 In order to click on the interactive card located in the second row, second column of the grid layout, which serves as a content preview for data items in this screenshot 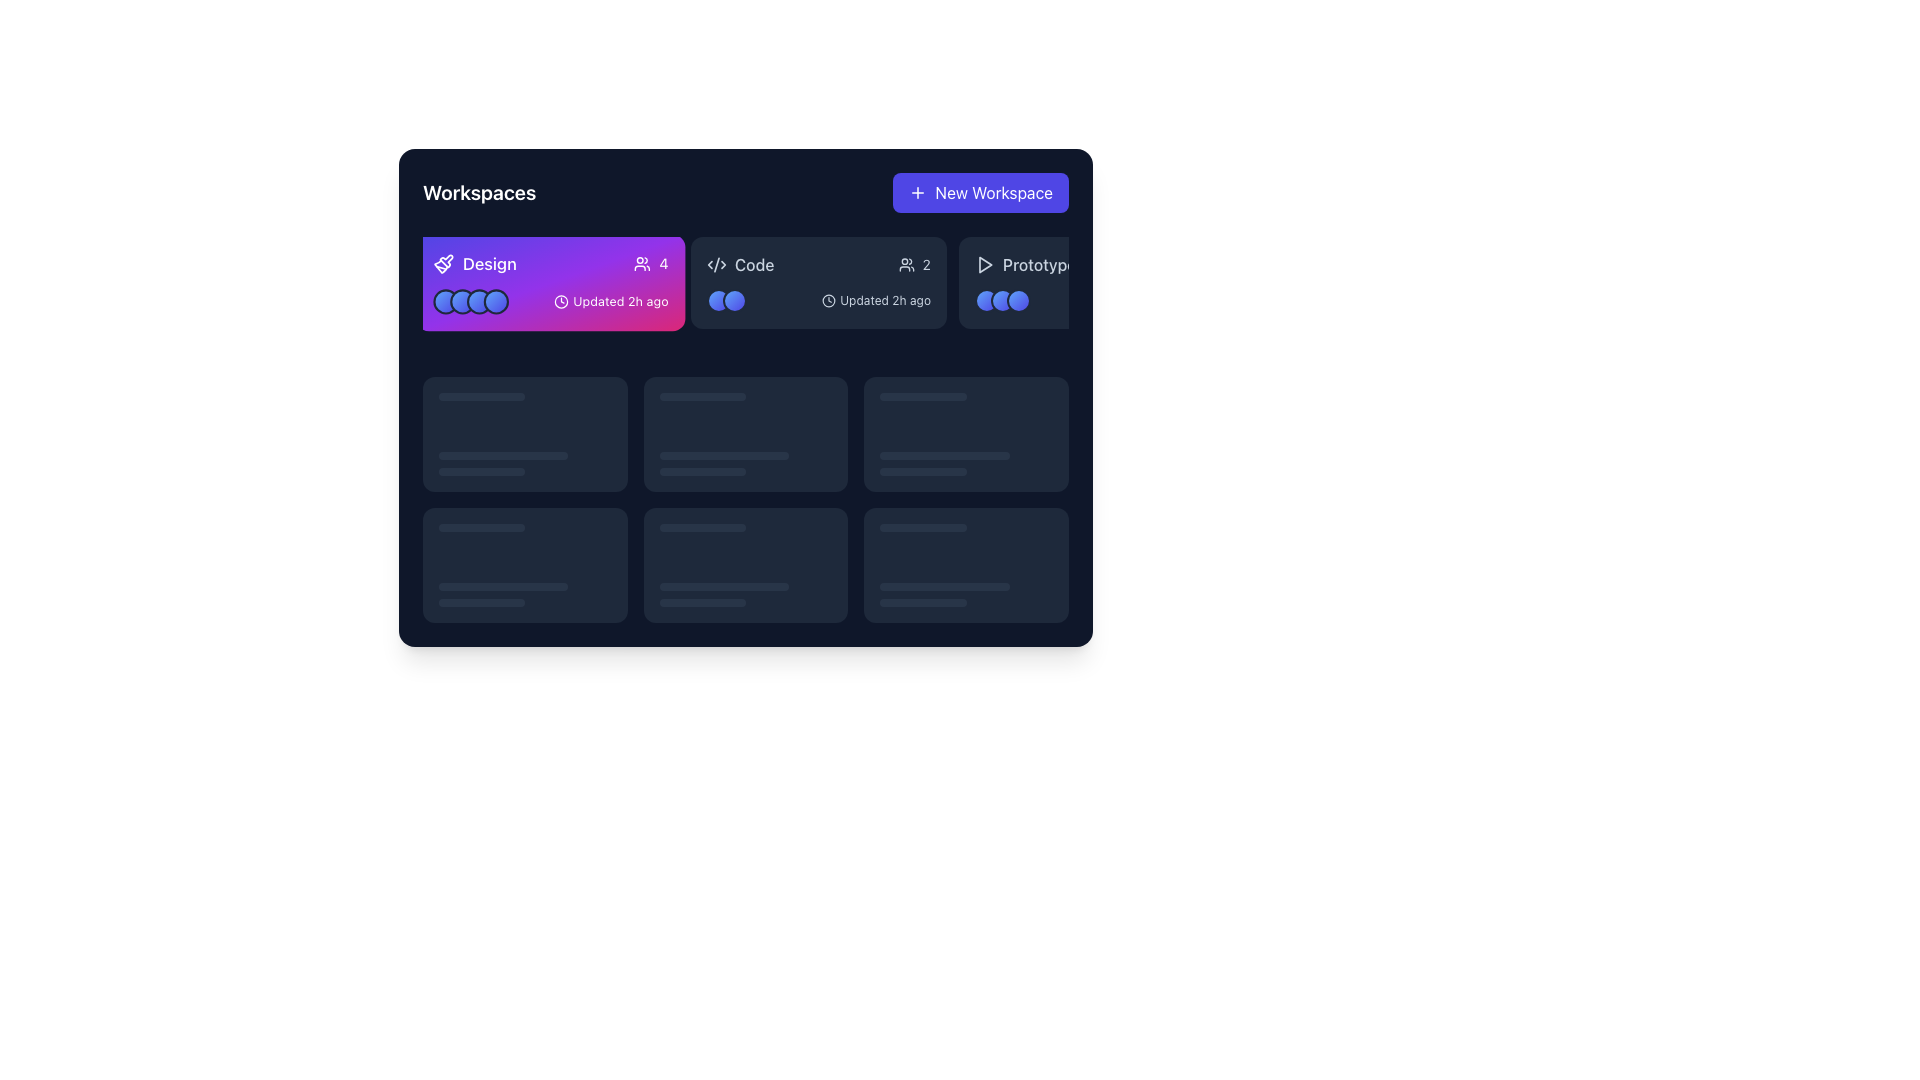, I will do `click(744, 565)`.